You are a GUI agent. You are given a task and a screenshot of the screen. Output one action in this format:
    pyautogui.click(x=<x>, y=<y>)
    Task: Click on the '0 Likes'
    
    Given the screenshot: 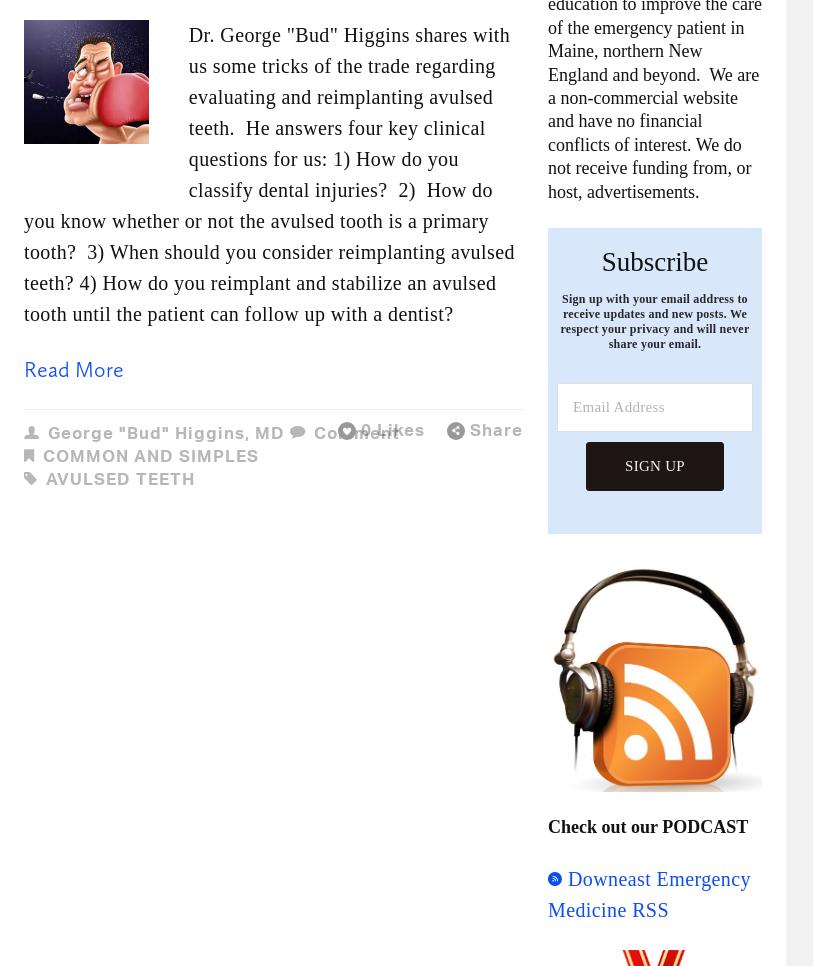 What is the action you would take?
    pyautogui.click(x=392, y=428)
    